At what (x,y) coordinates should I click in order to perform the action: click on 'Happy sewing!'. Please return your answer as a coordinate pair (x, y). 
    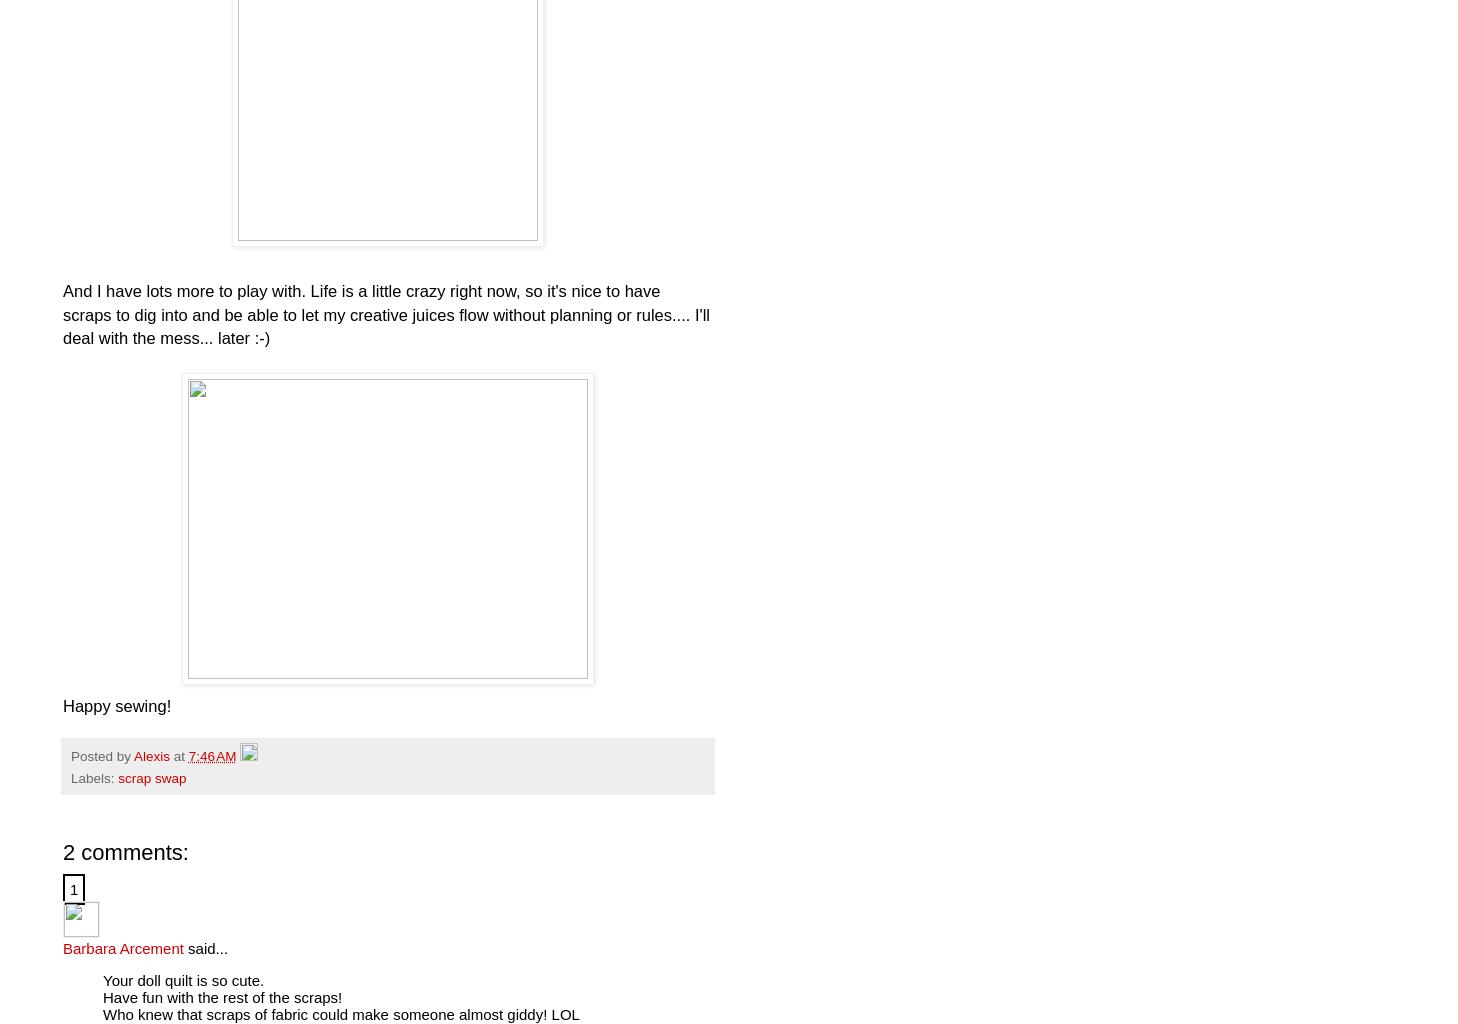
    Looking at the image, I should click on (115, 705).